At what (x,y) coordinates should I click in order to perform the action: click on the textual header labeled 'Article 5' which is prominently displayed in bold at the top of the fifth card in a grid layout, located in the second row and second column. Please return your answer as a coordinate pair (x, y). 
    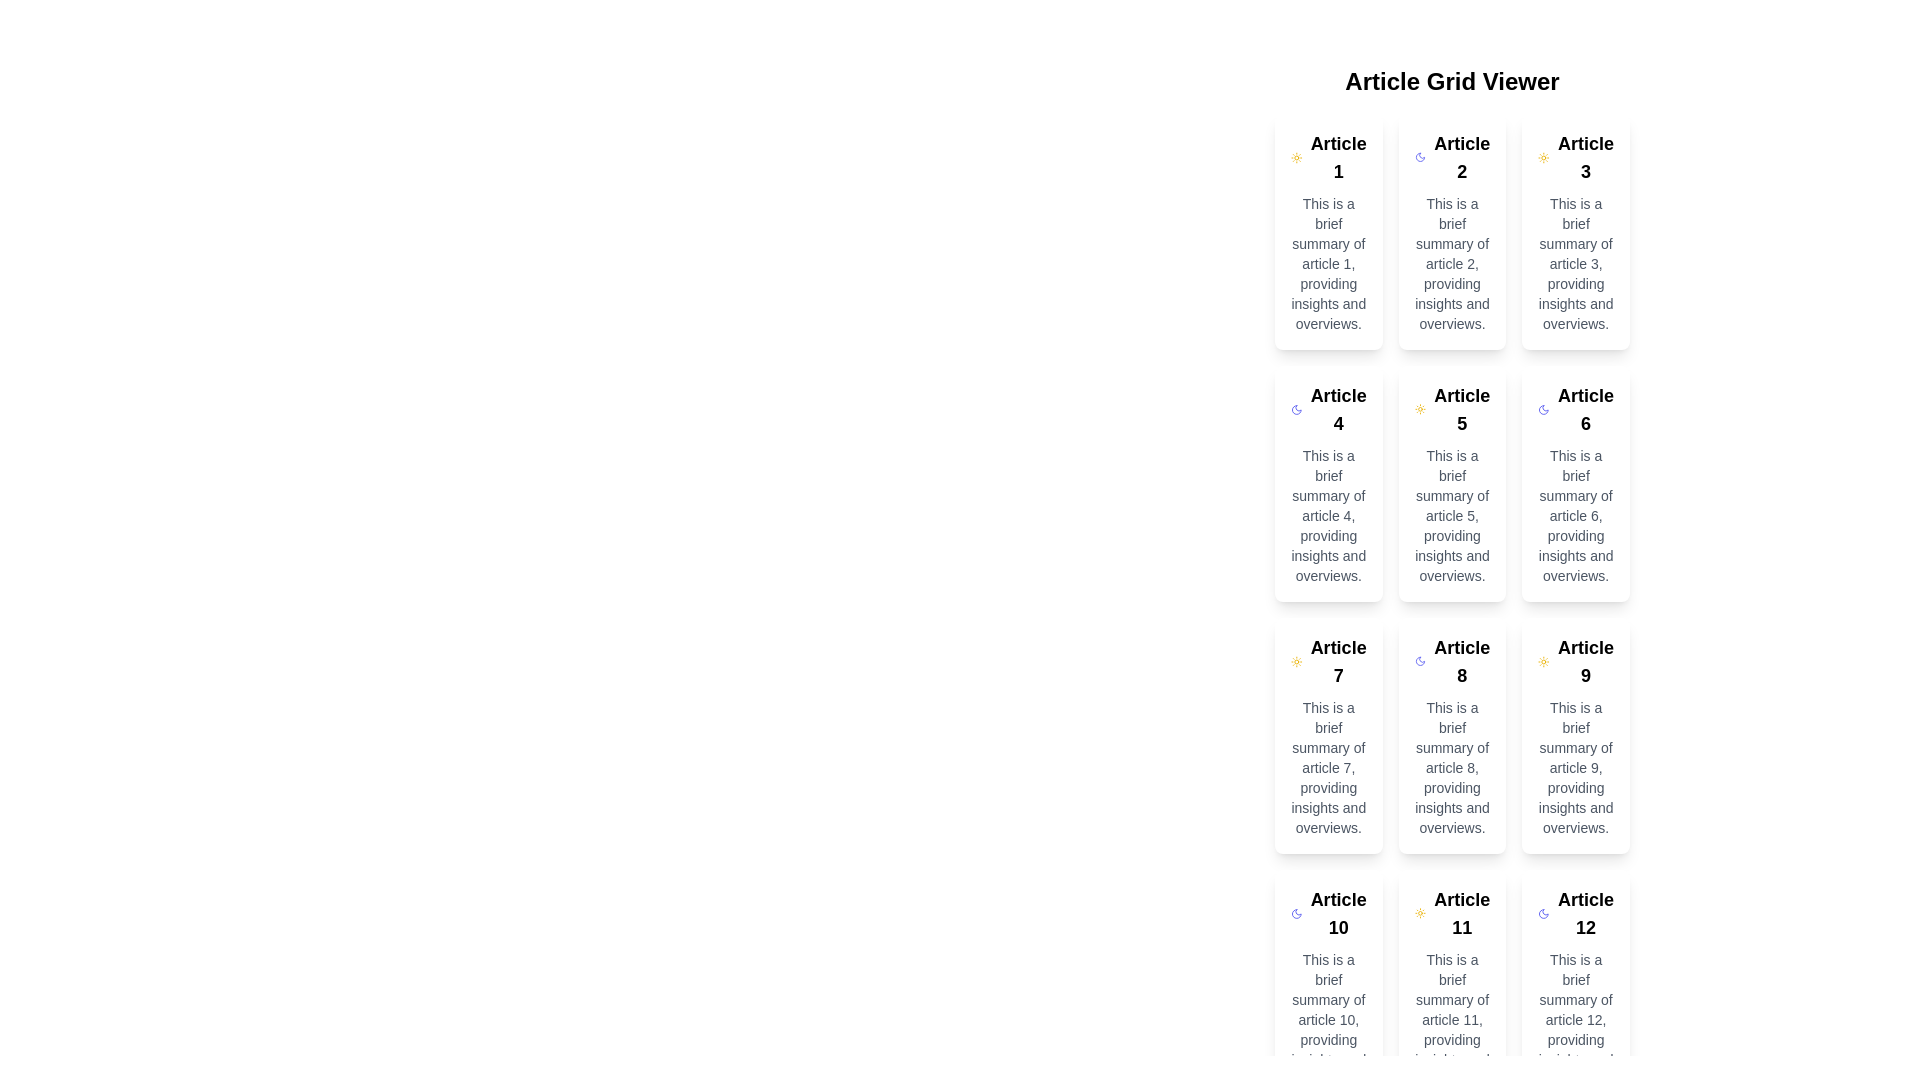
    Looking at the image, I should click on (1462, 408).